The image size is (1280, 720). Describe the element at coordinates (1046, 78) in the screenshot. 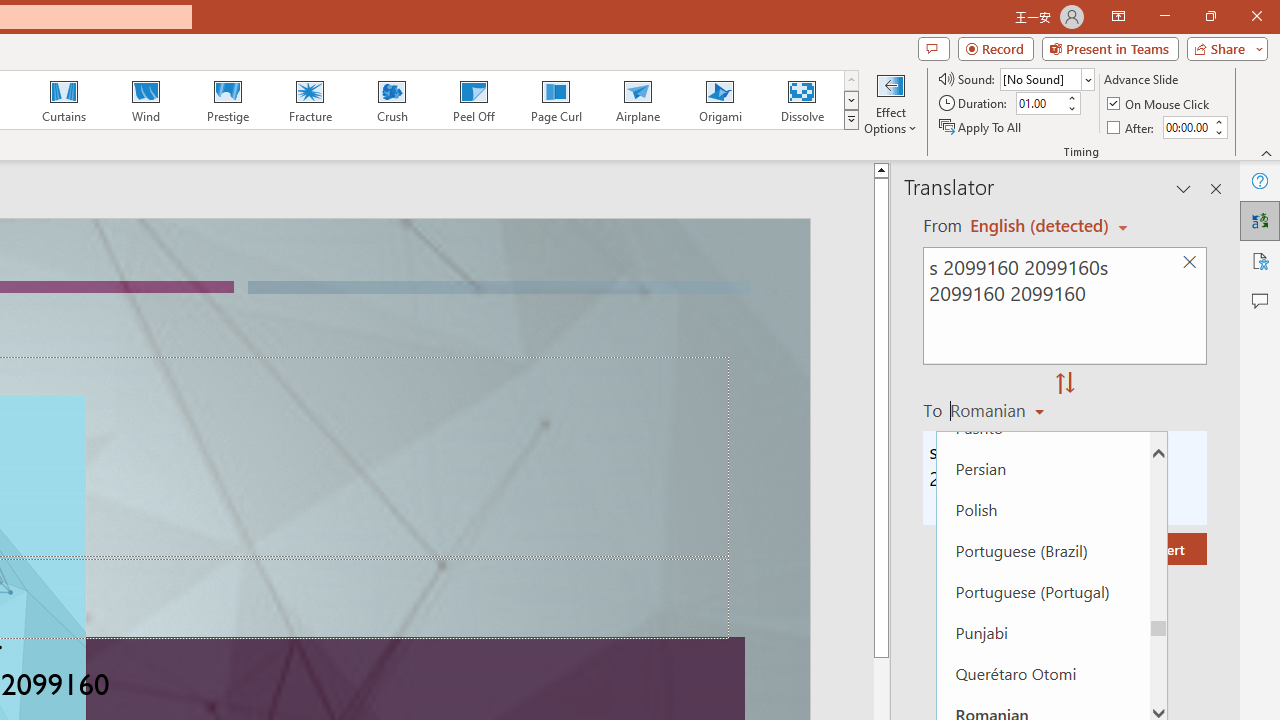

I see `'Sound'` at that location.